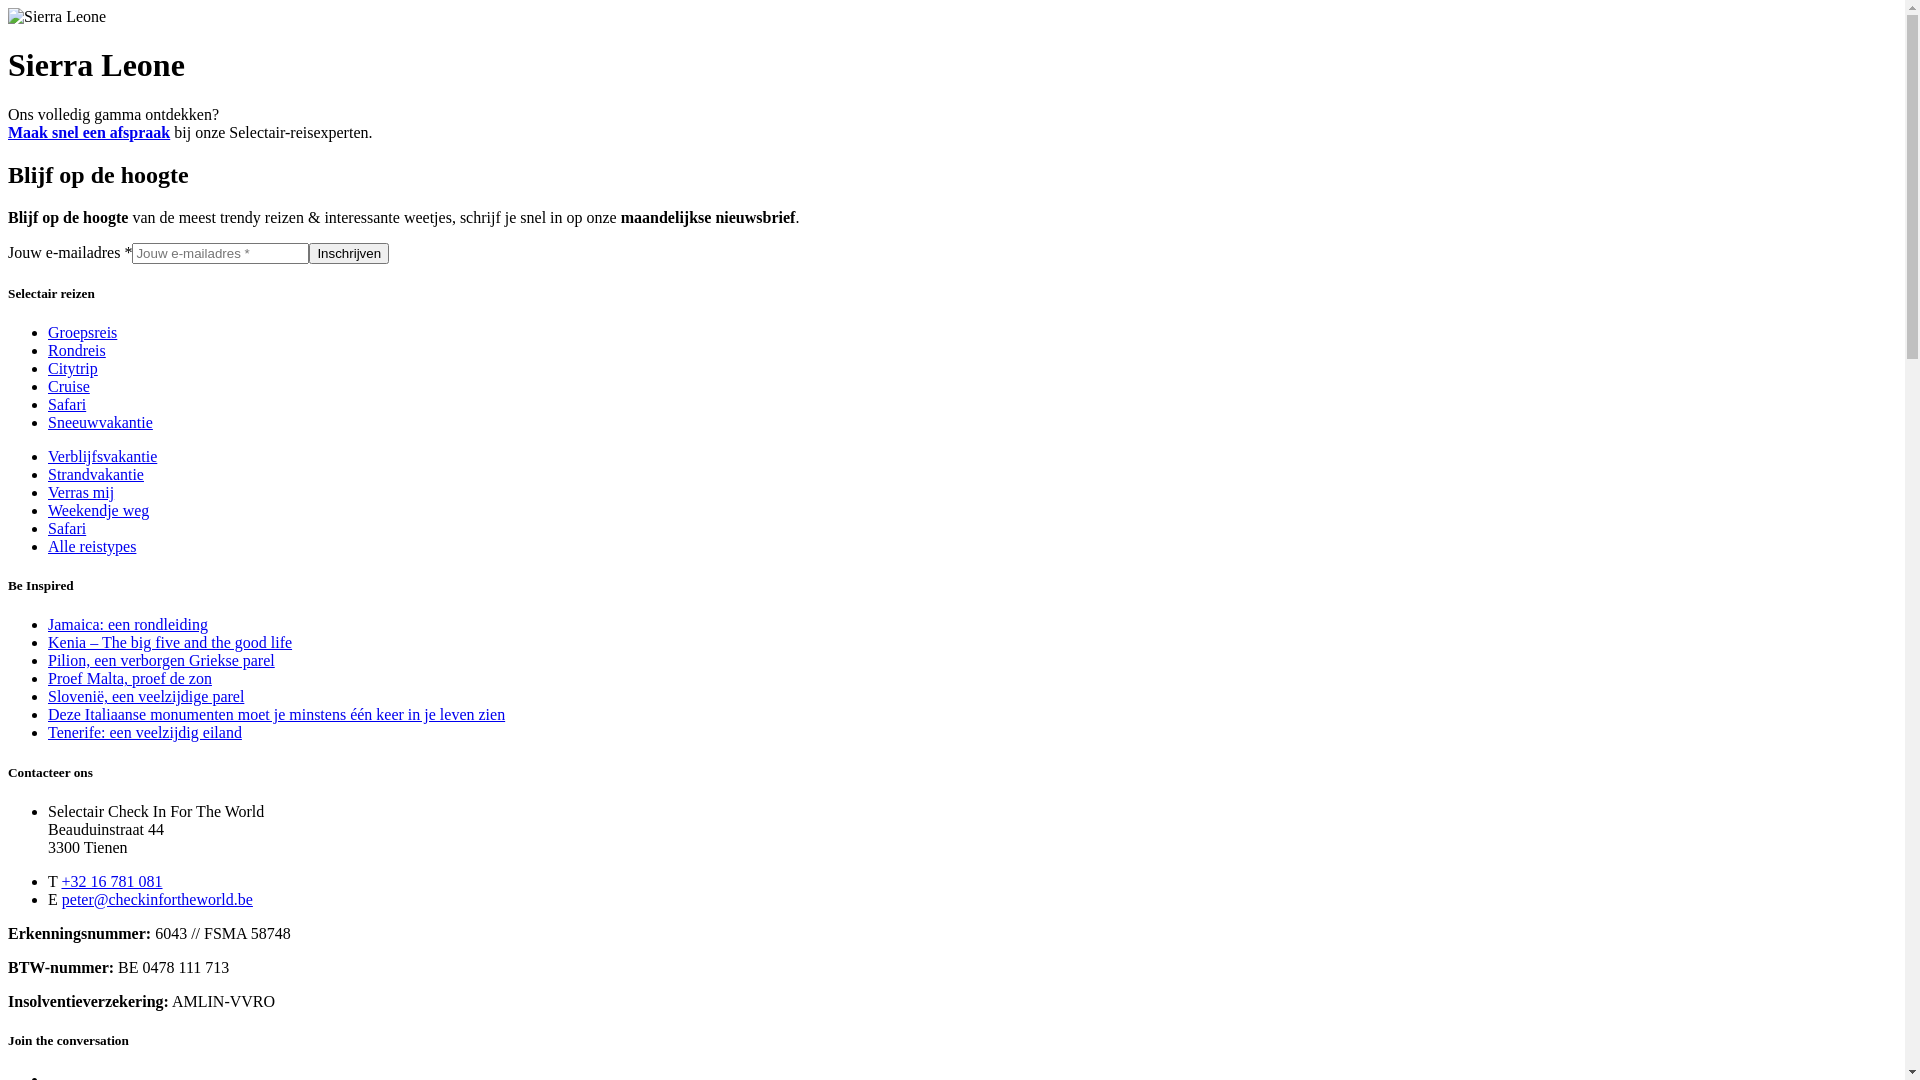  I want to click on 'Proef Malta, proef de zon', so click(128, 677).